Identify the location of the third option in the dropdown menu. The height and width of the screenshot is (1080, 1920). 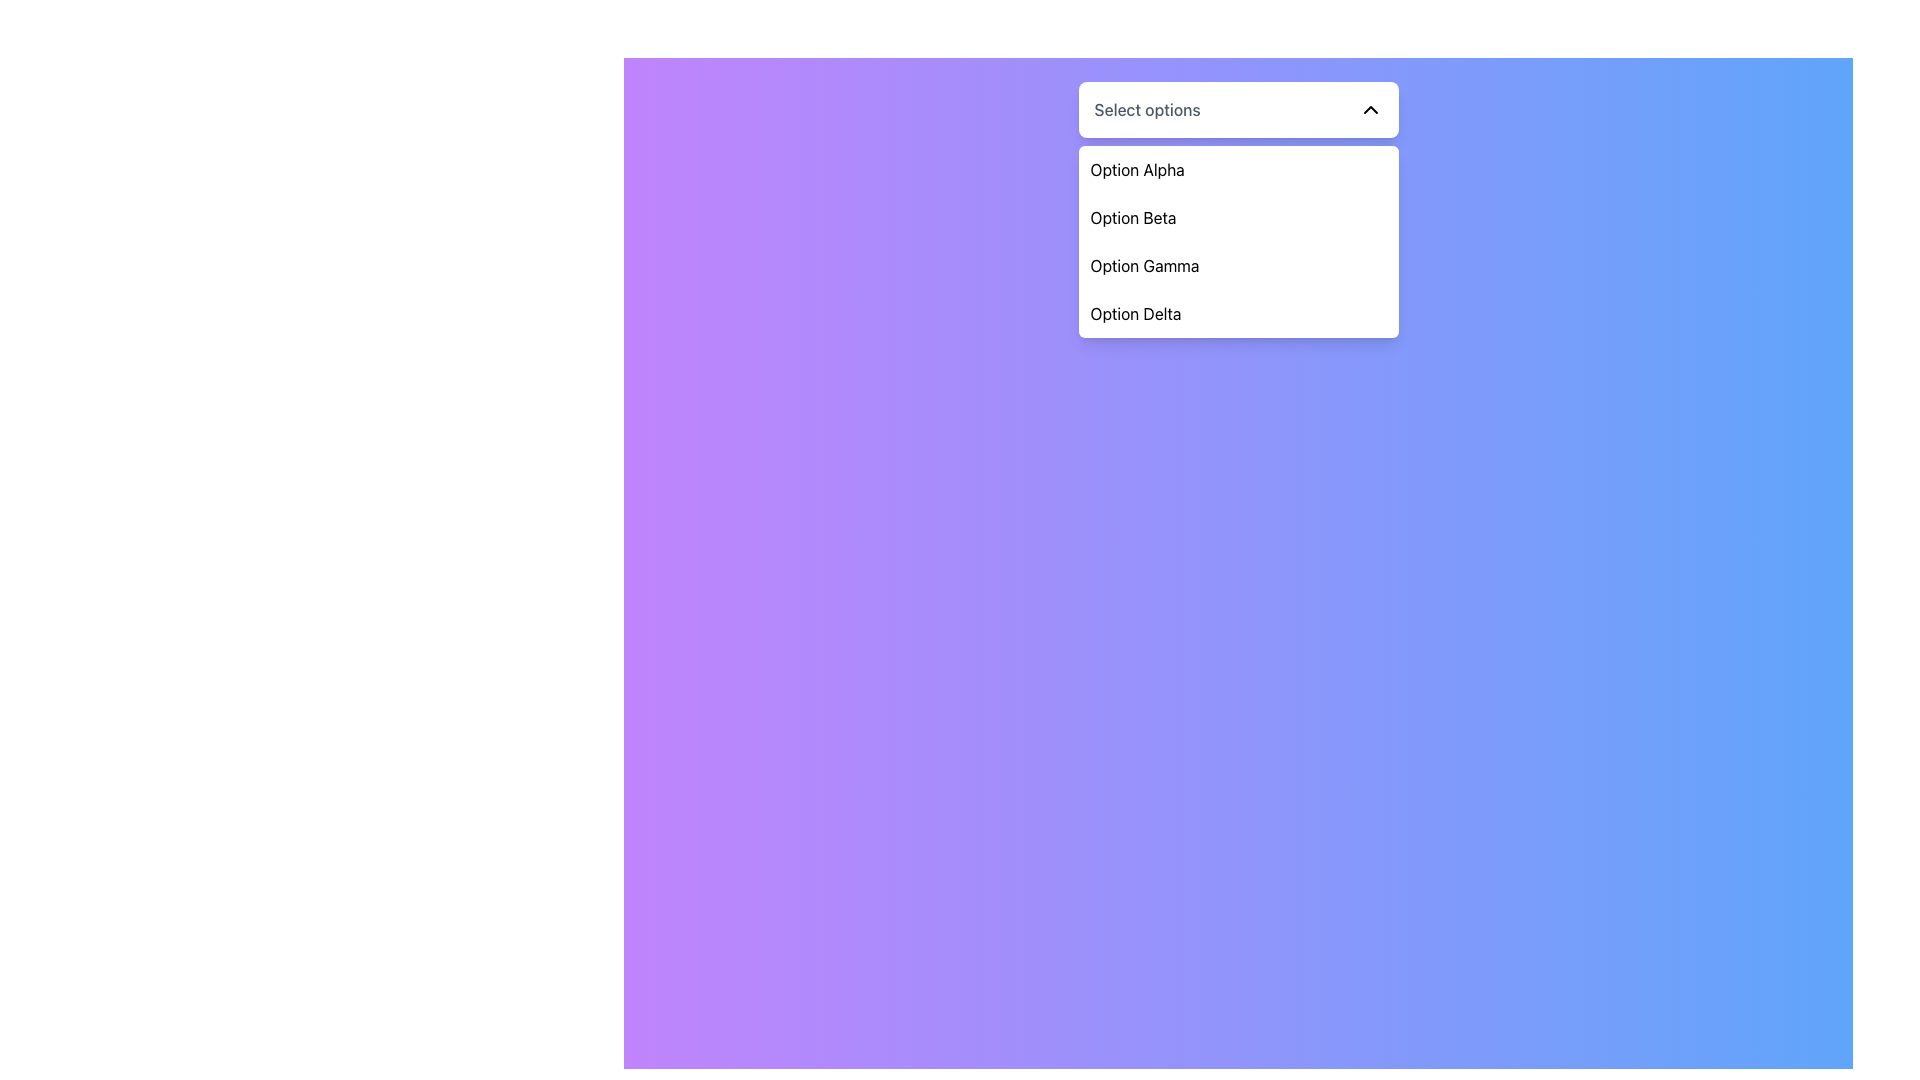
(1144, 265).